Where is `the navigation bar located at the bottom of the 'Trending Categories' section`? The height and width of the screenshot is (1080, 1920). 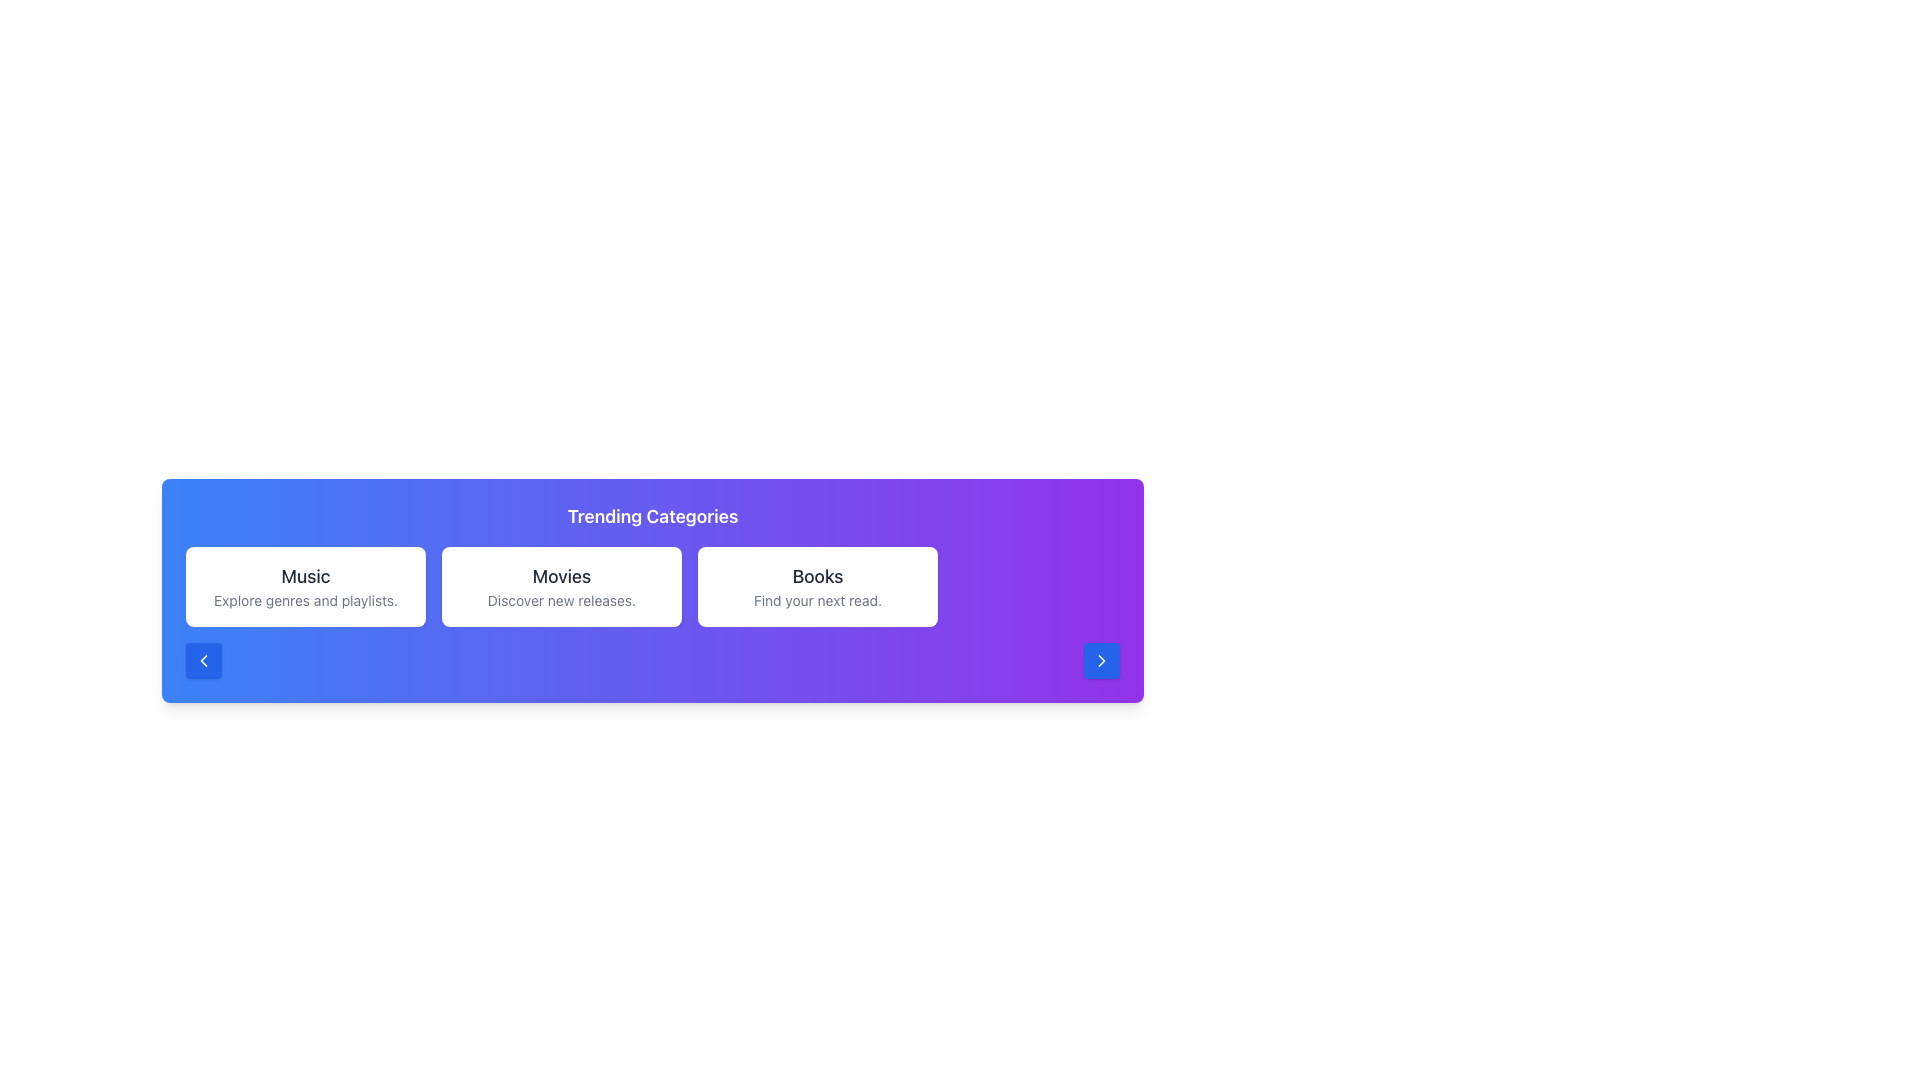
the navigation bar located at the bottom of the 'Trending Categories' section is located at coordinates (652, 660).